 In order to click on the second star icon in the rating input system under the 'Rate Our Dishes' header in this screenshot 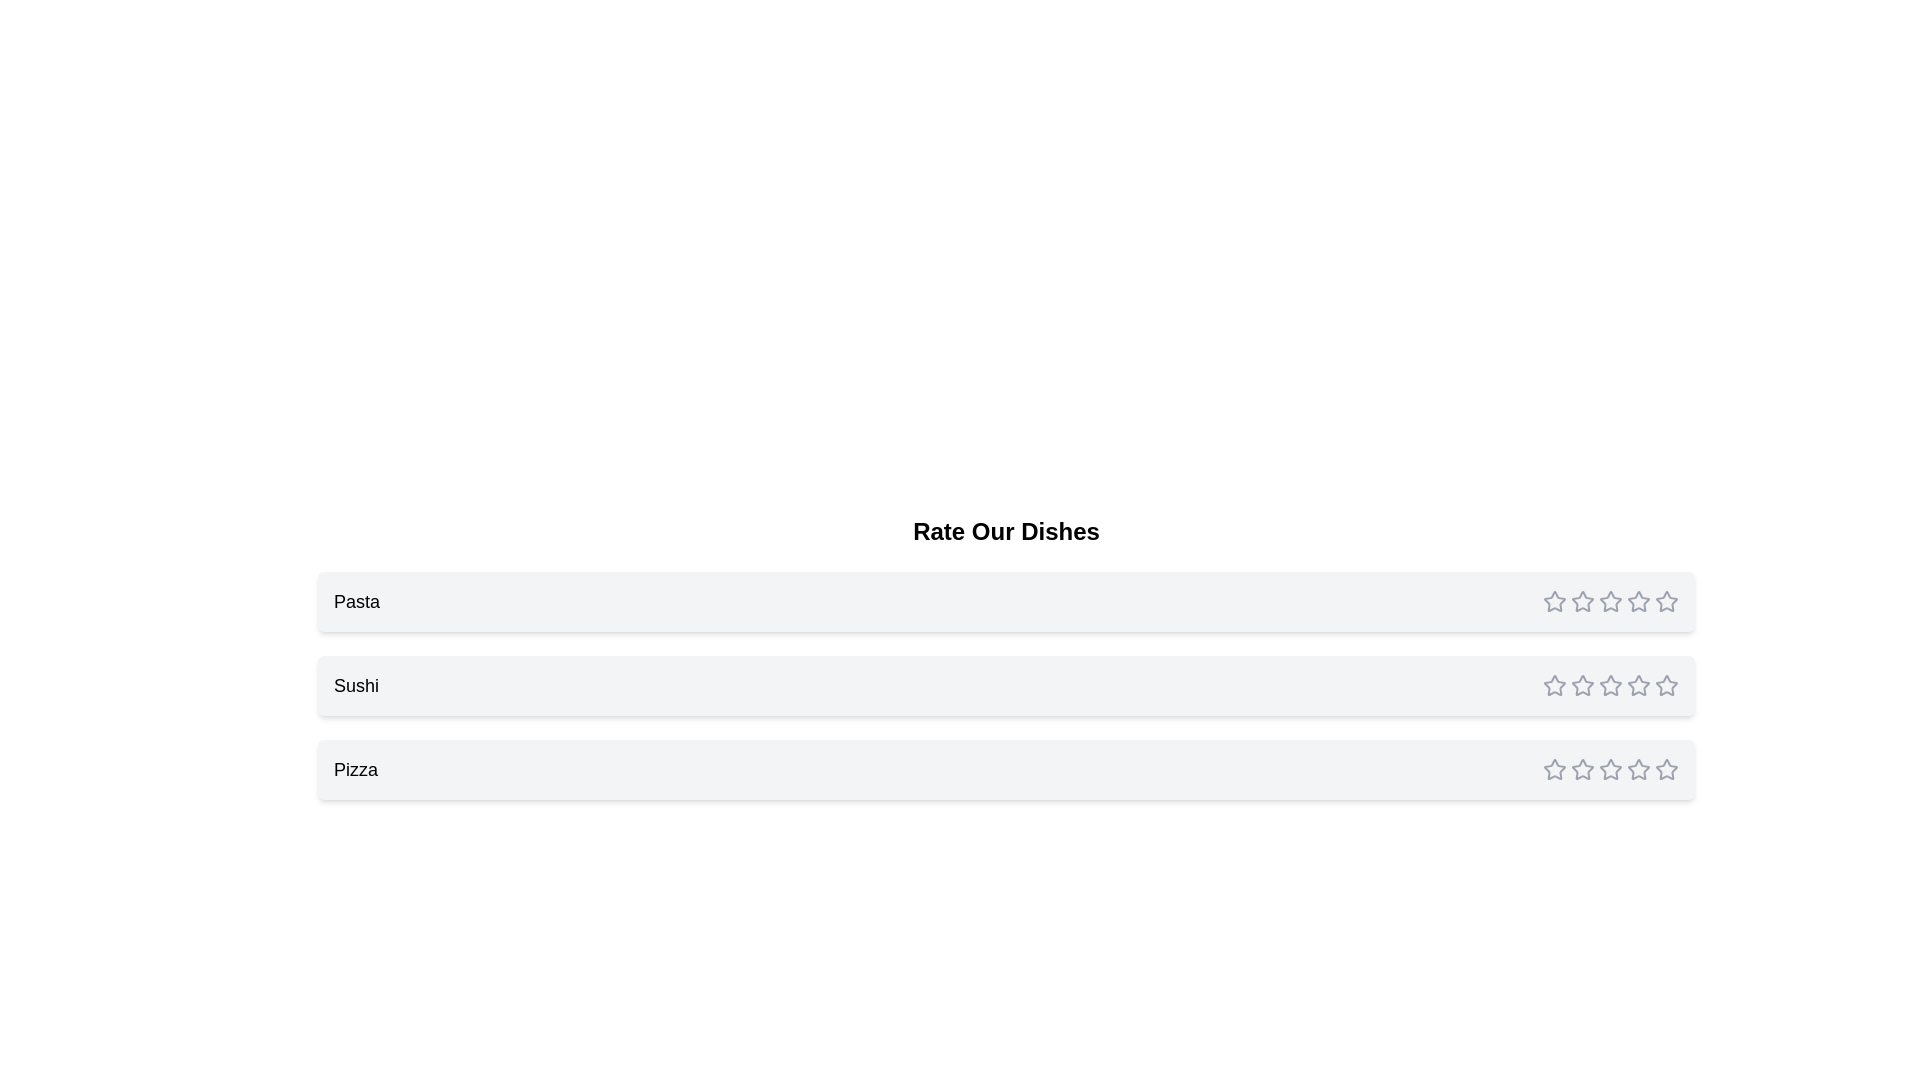, I will do `click(1582, 600)`.